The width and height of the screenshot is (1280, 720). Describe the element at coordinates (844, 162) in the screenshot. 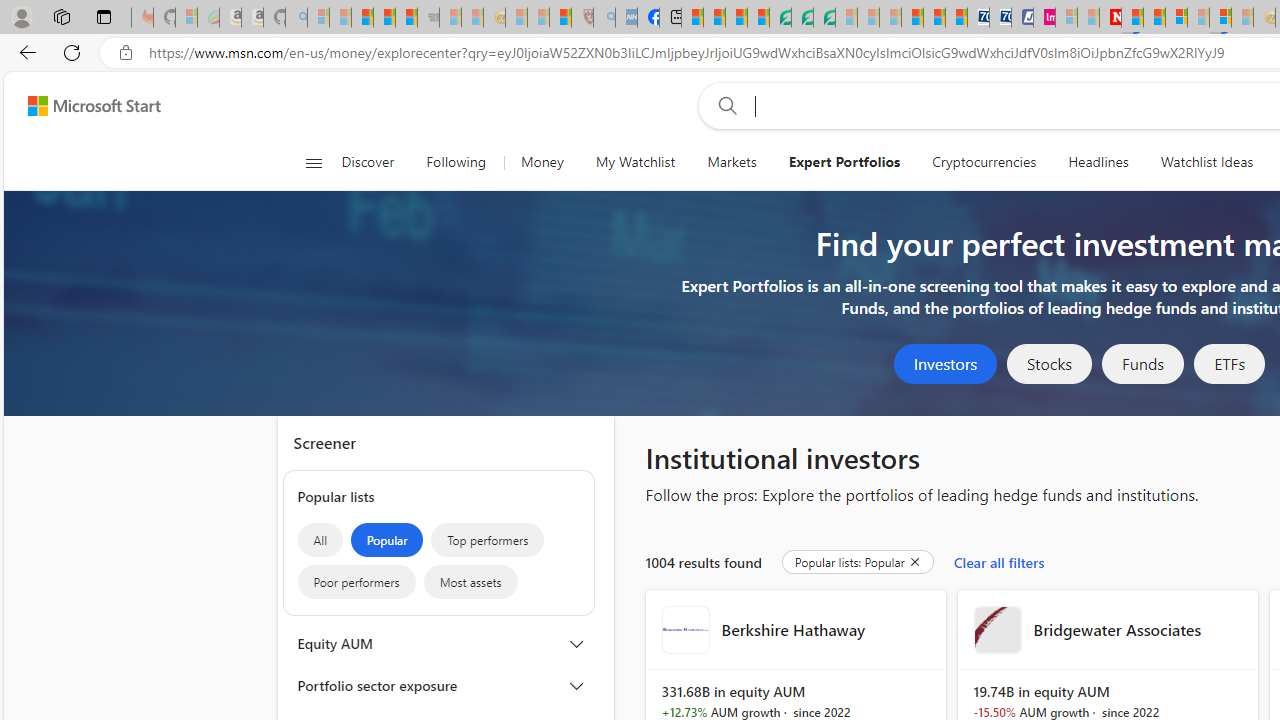

I see `'Expert Portfolios'` at that location.